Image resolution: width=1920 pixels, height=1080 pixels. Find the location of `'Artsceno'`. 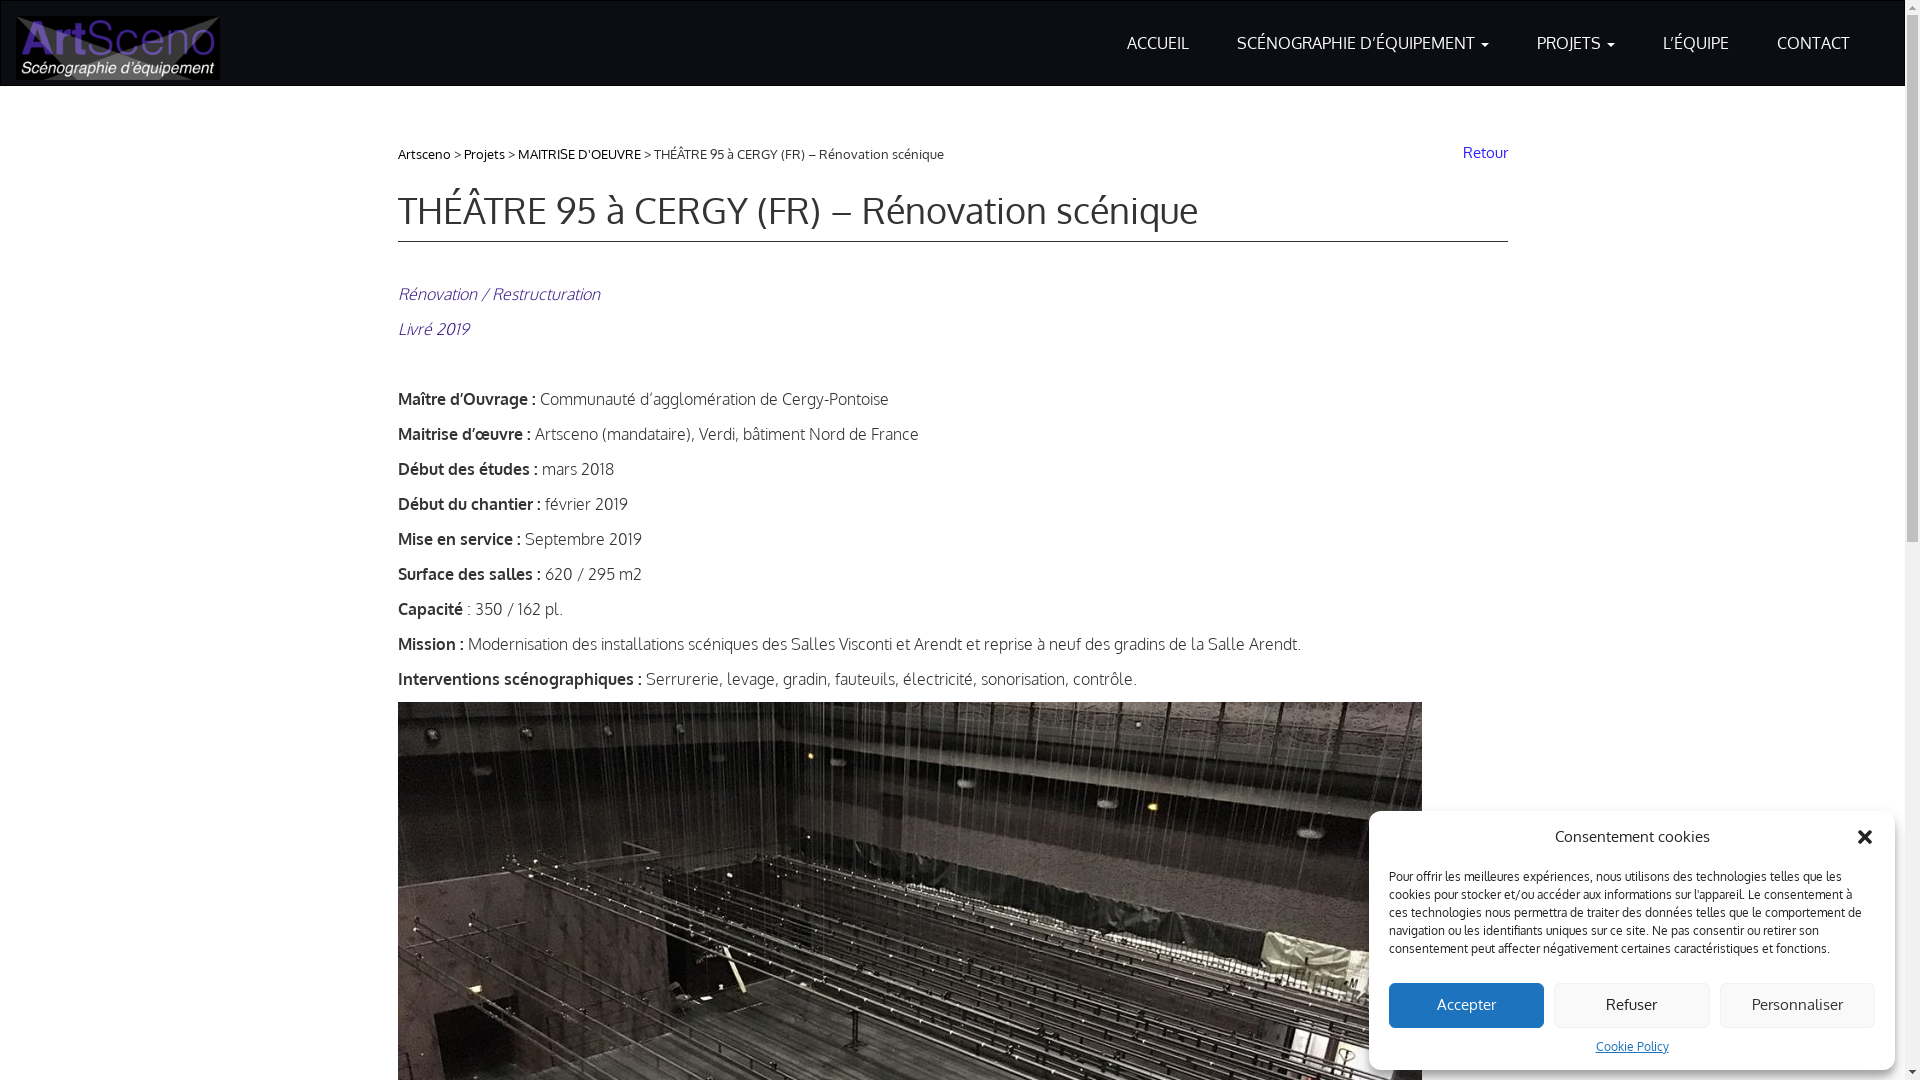

'Artsceno' is located at coordinates (423, 153).